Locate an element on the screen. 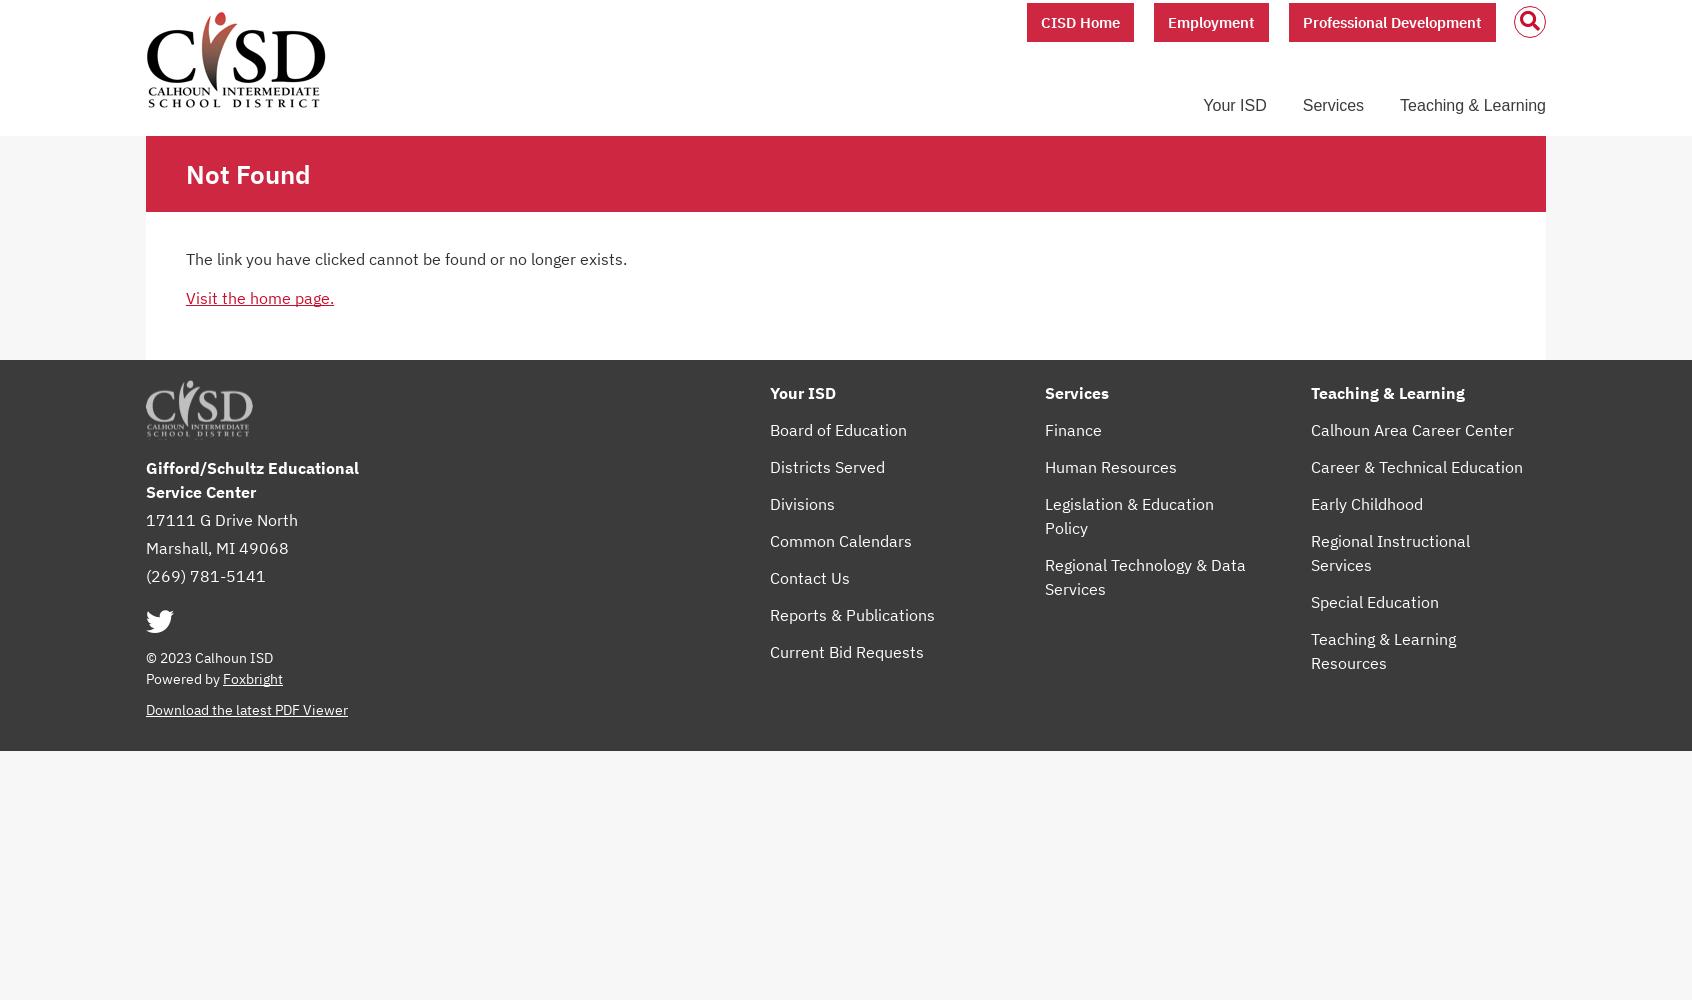 The image size is (1692, 1000). 'Services' is located at coordinates (1076, 393).